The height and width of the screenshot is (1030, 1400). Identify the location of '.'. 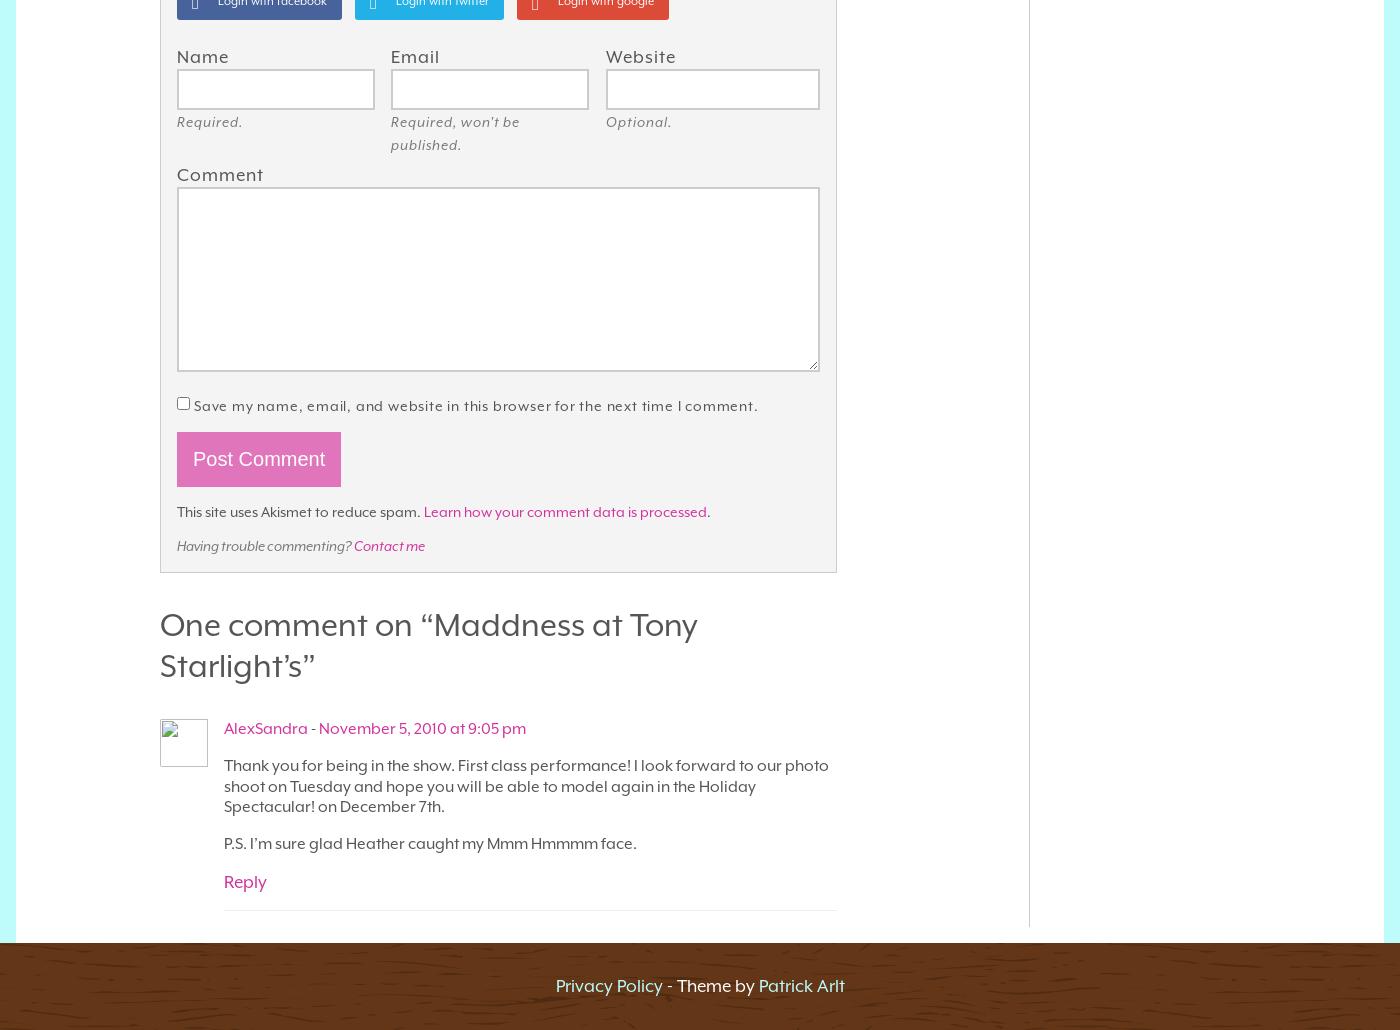
(707, 509).